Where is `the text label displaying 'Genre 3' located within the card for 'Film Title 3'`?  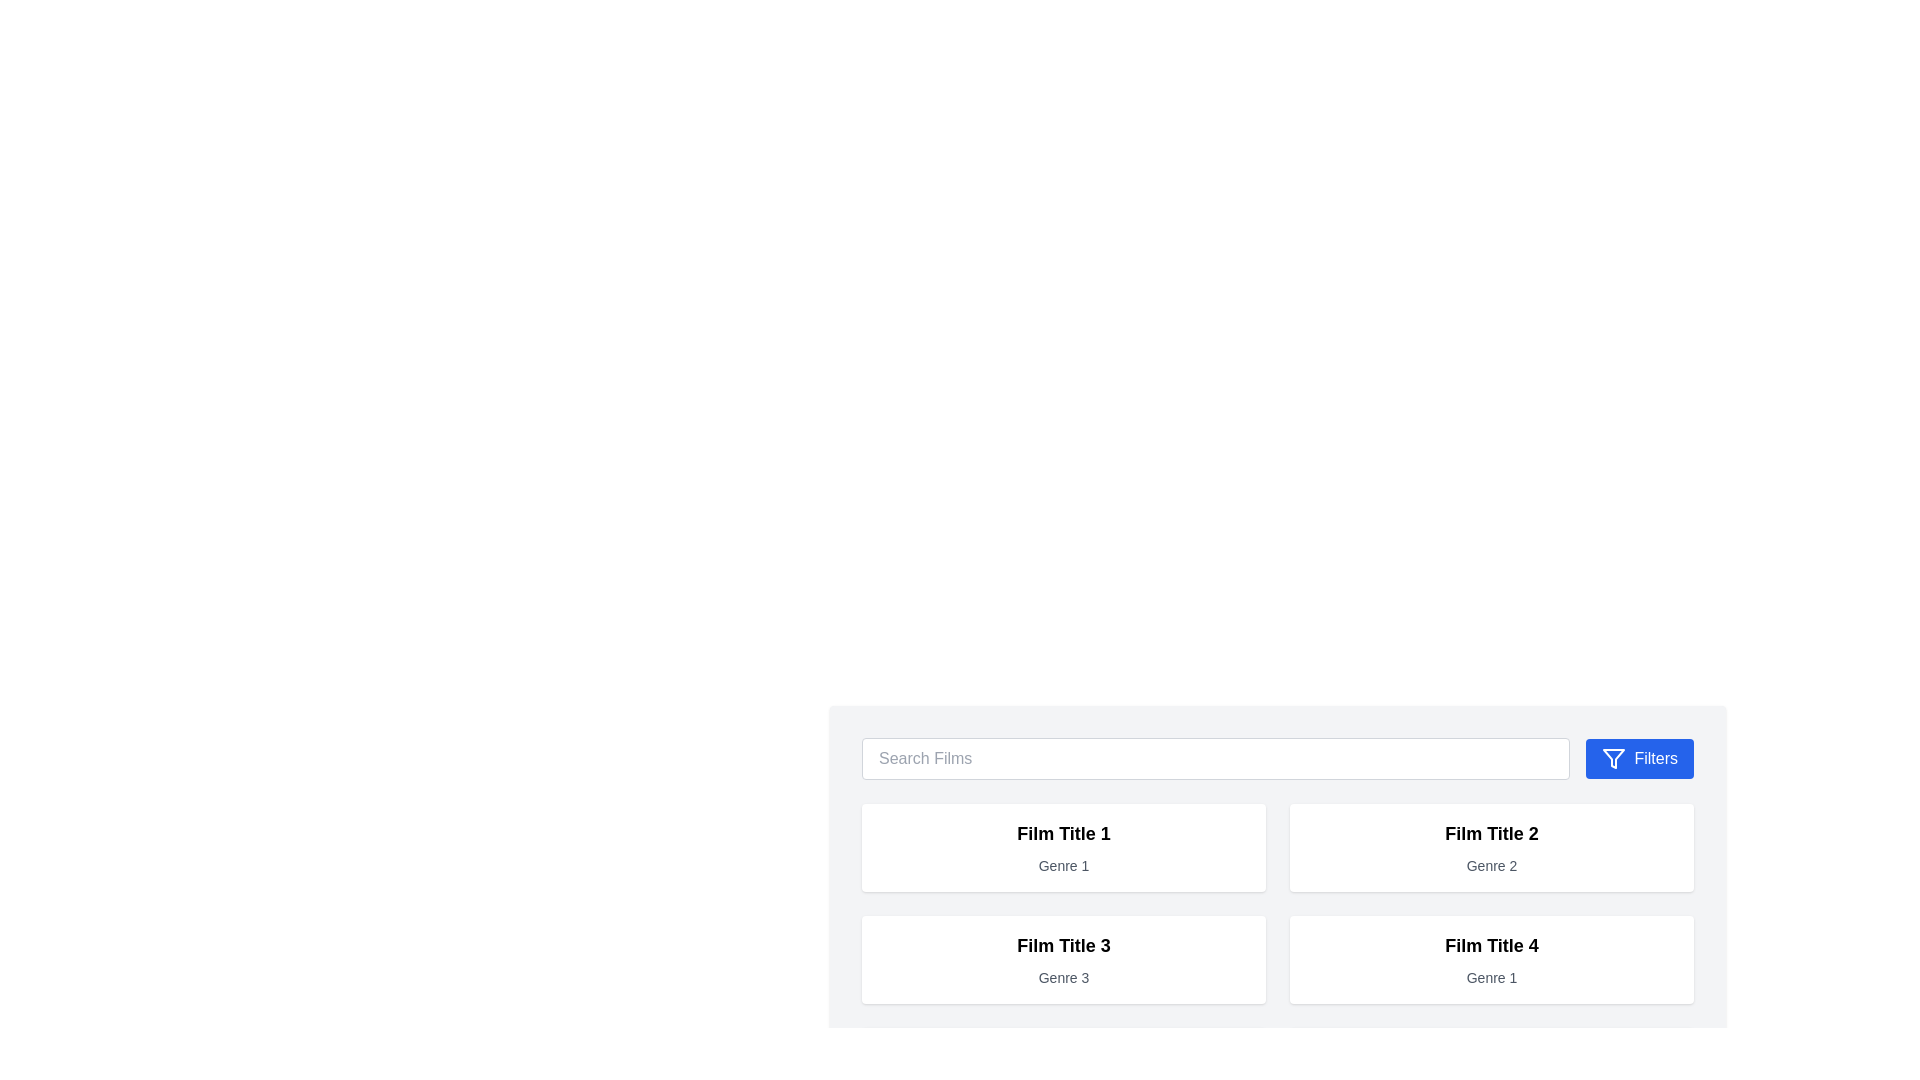 the text label displaying 'Genre 3' located within the card for 'Film Title 3' is located at coordinates (1063, 977).